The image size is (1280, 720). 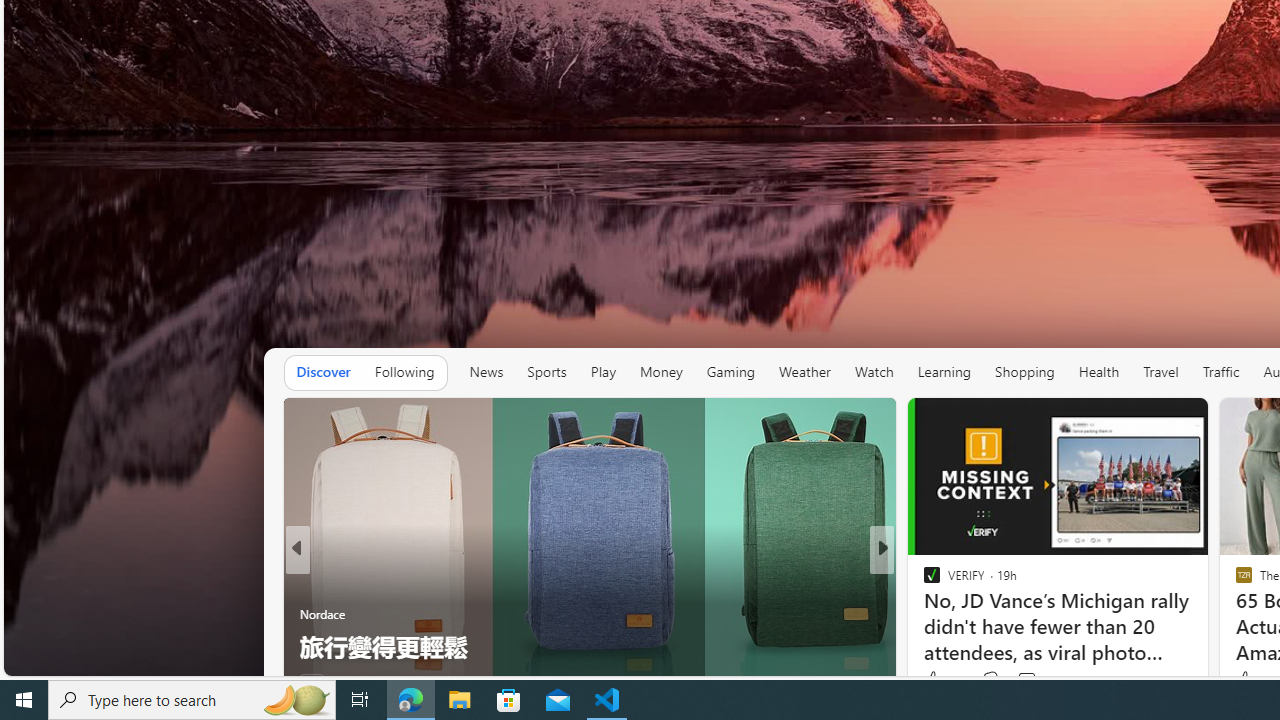 What do you see at coordinates (805, 372) in the screenshot?
I see `'Weather'` at bounding box center [805, 372].